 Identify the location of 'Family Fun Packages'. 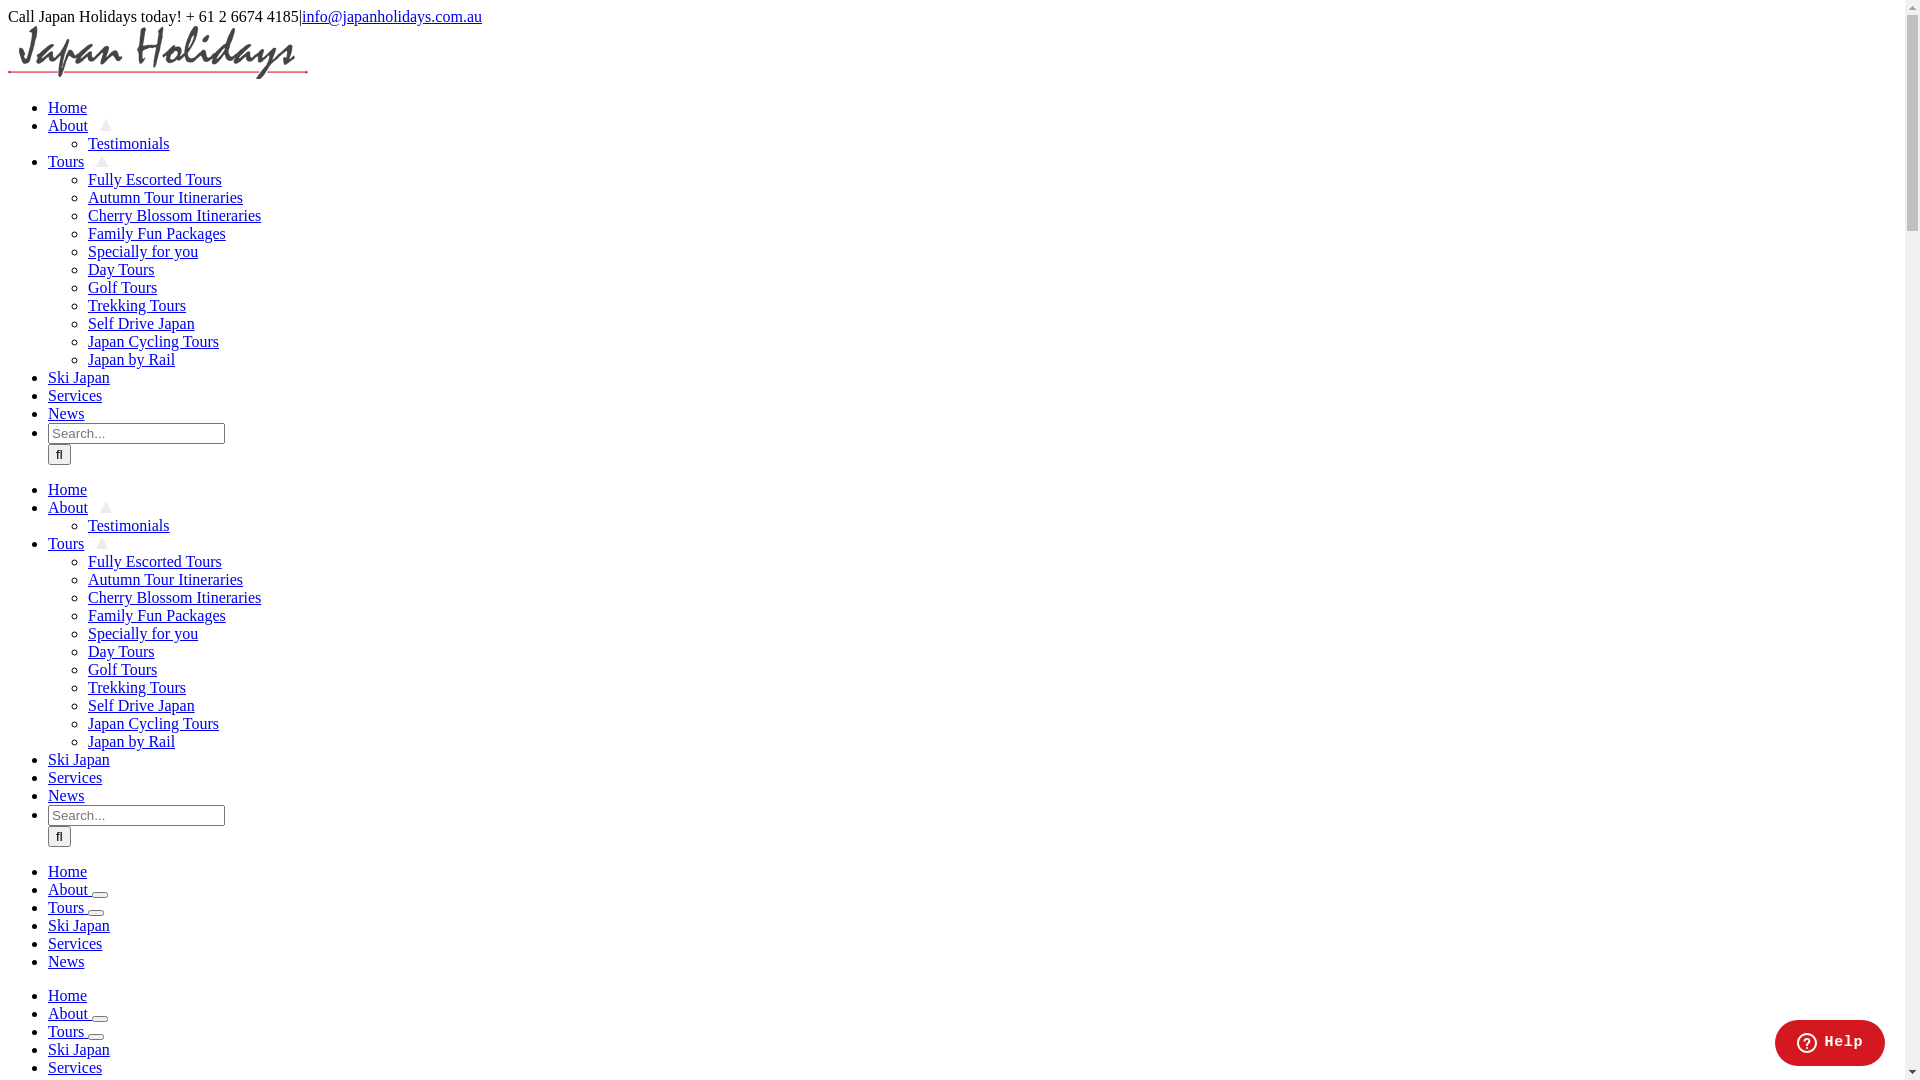
(86, 232).